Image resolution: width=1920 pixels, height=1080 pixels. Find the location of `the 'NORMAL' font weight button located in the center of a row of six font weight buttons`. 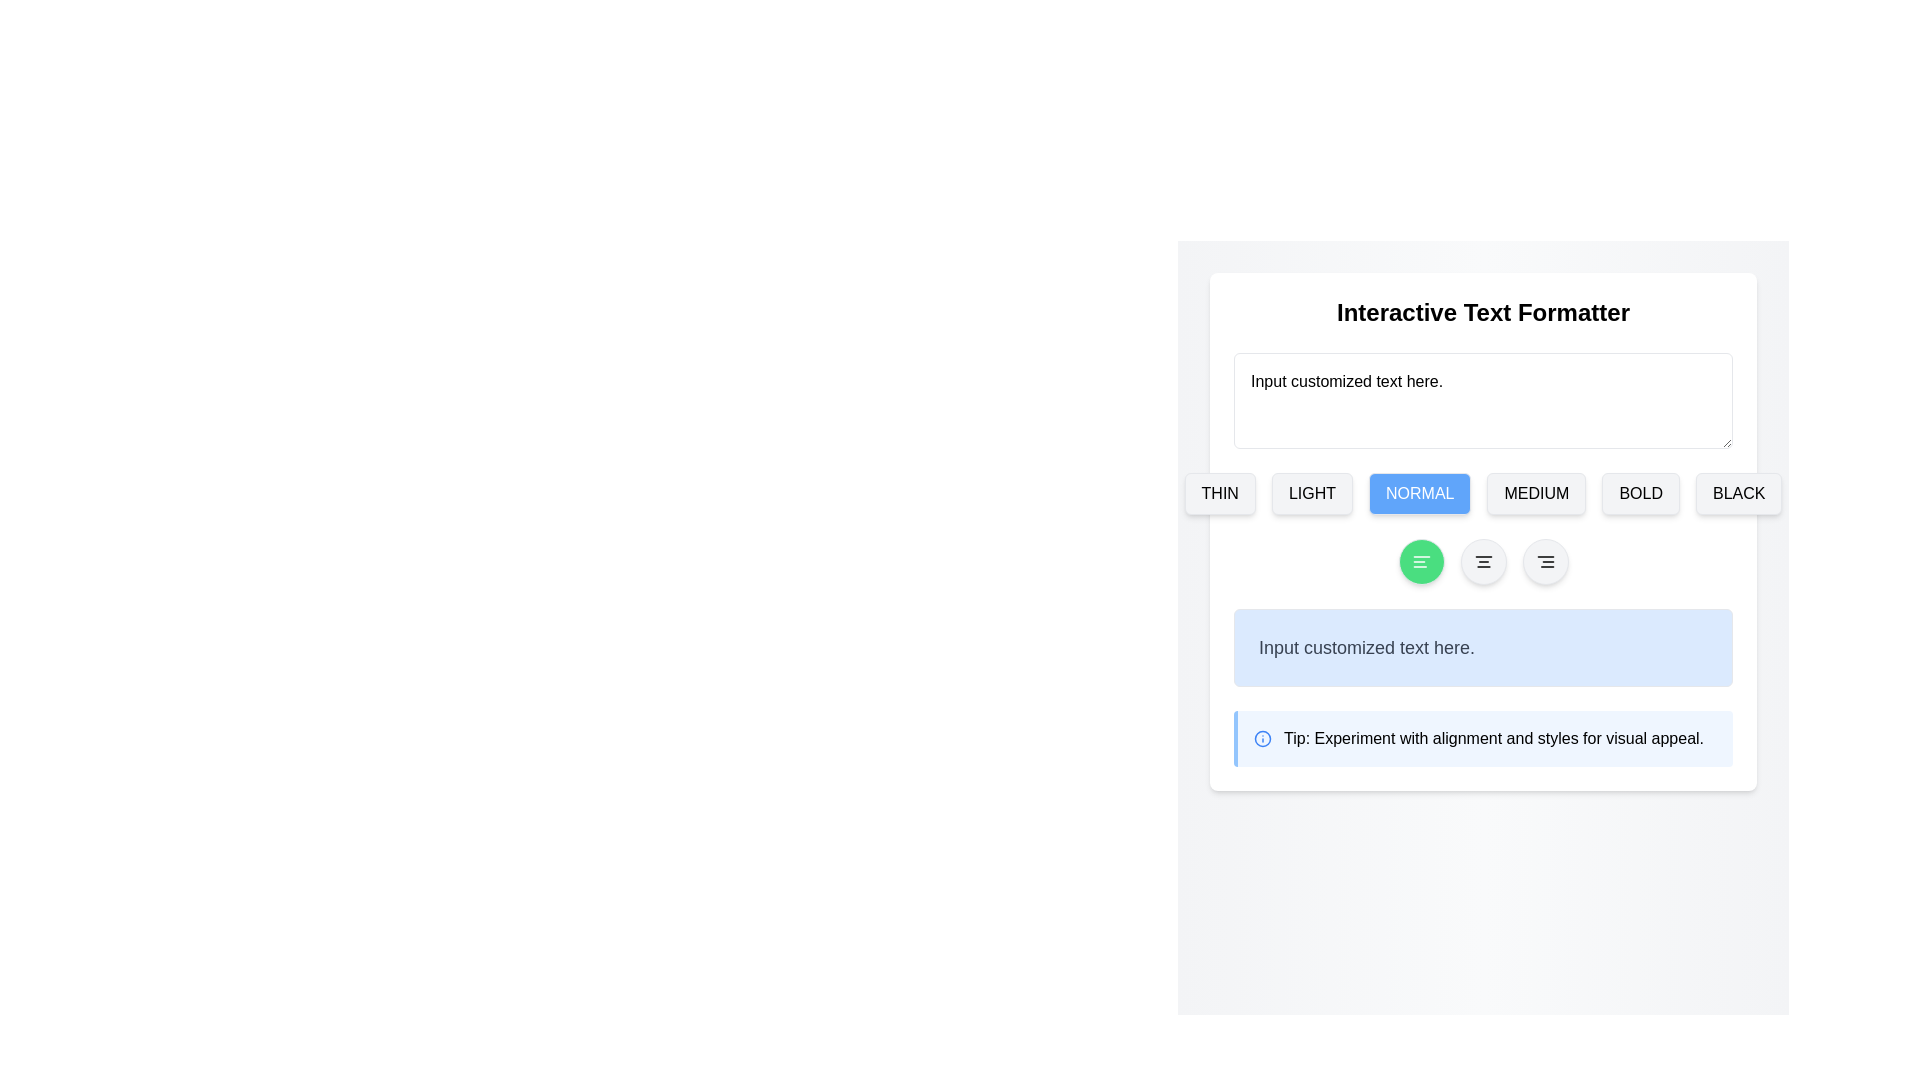

the 'NORMAL' font weight button located in the center of a row of six font weight buttons is located at coordinates (1483, 493).